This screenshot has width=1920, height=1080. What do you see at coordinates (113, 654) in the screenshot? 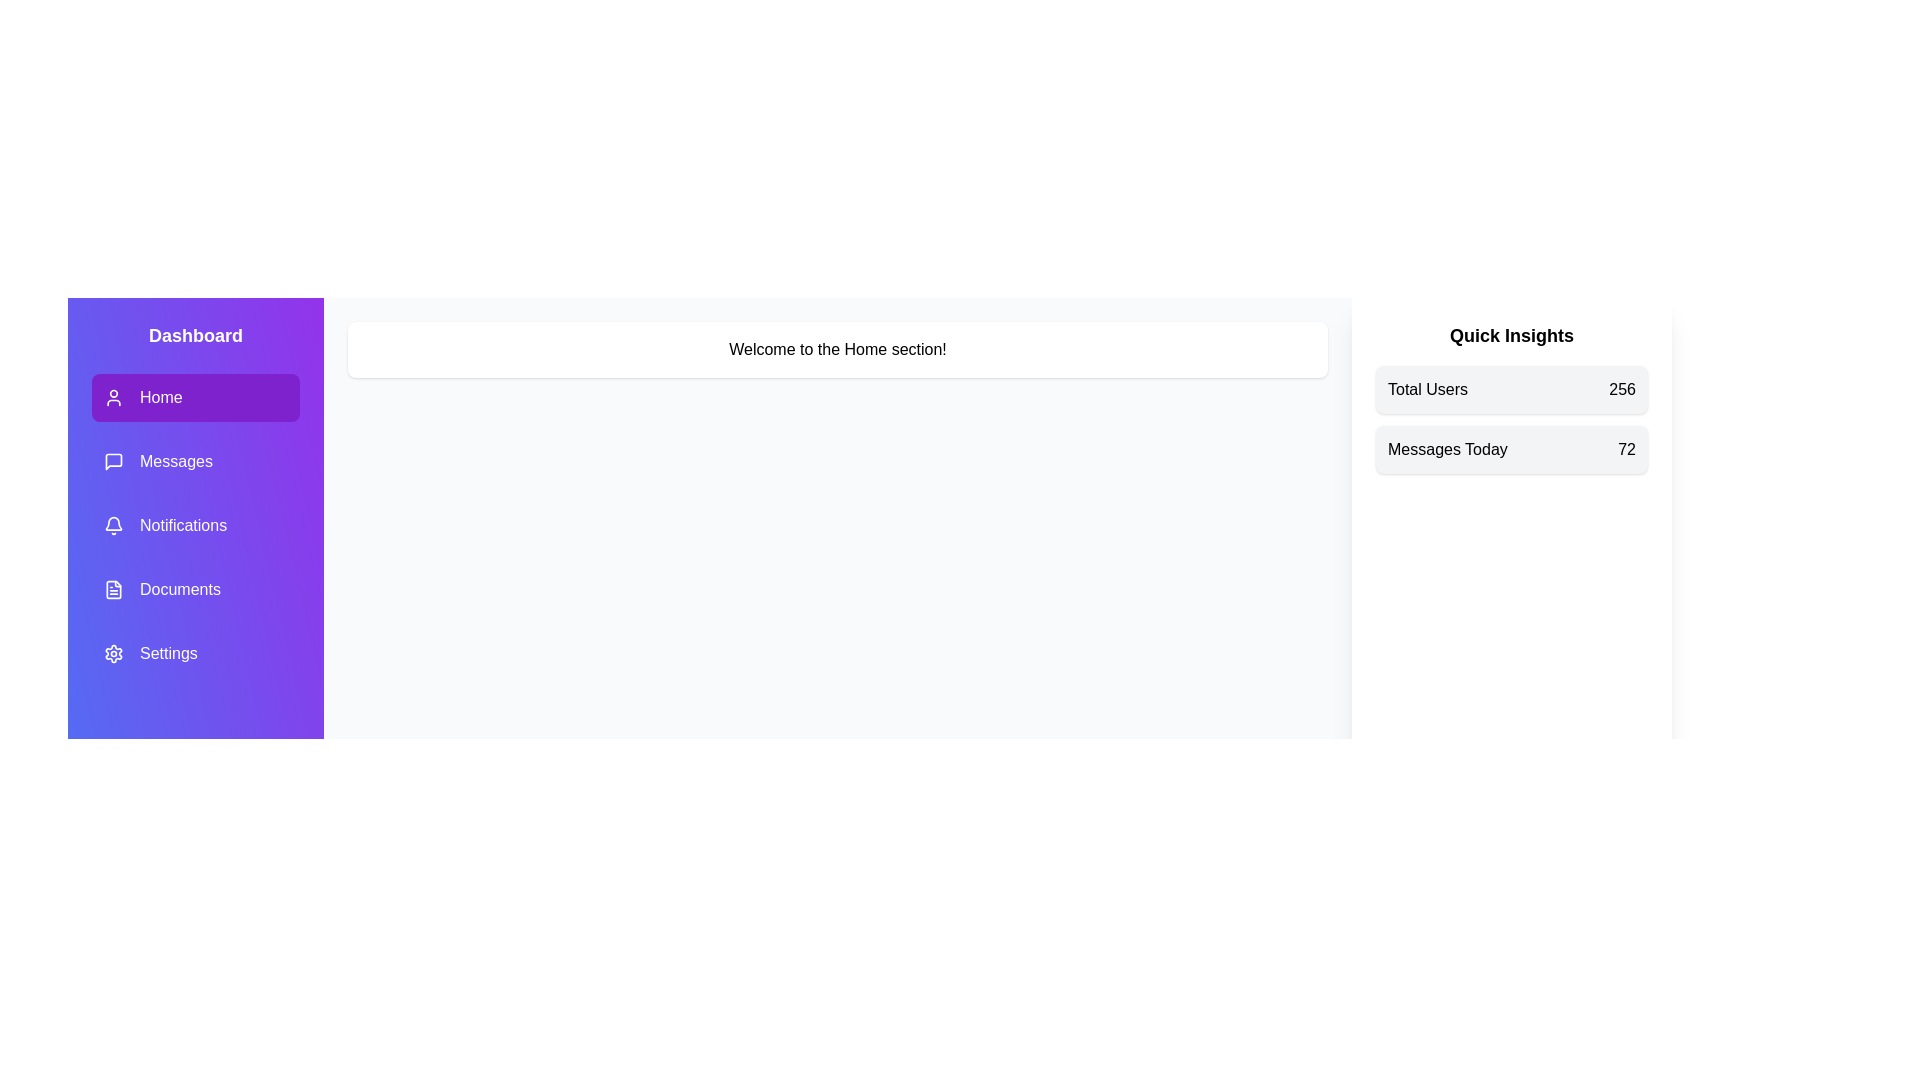
I see `the gear icon representing settings in the sidebar menu, which is styled in line art and displayed in white on a purple background` at bounding box center [113, 654].